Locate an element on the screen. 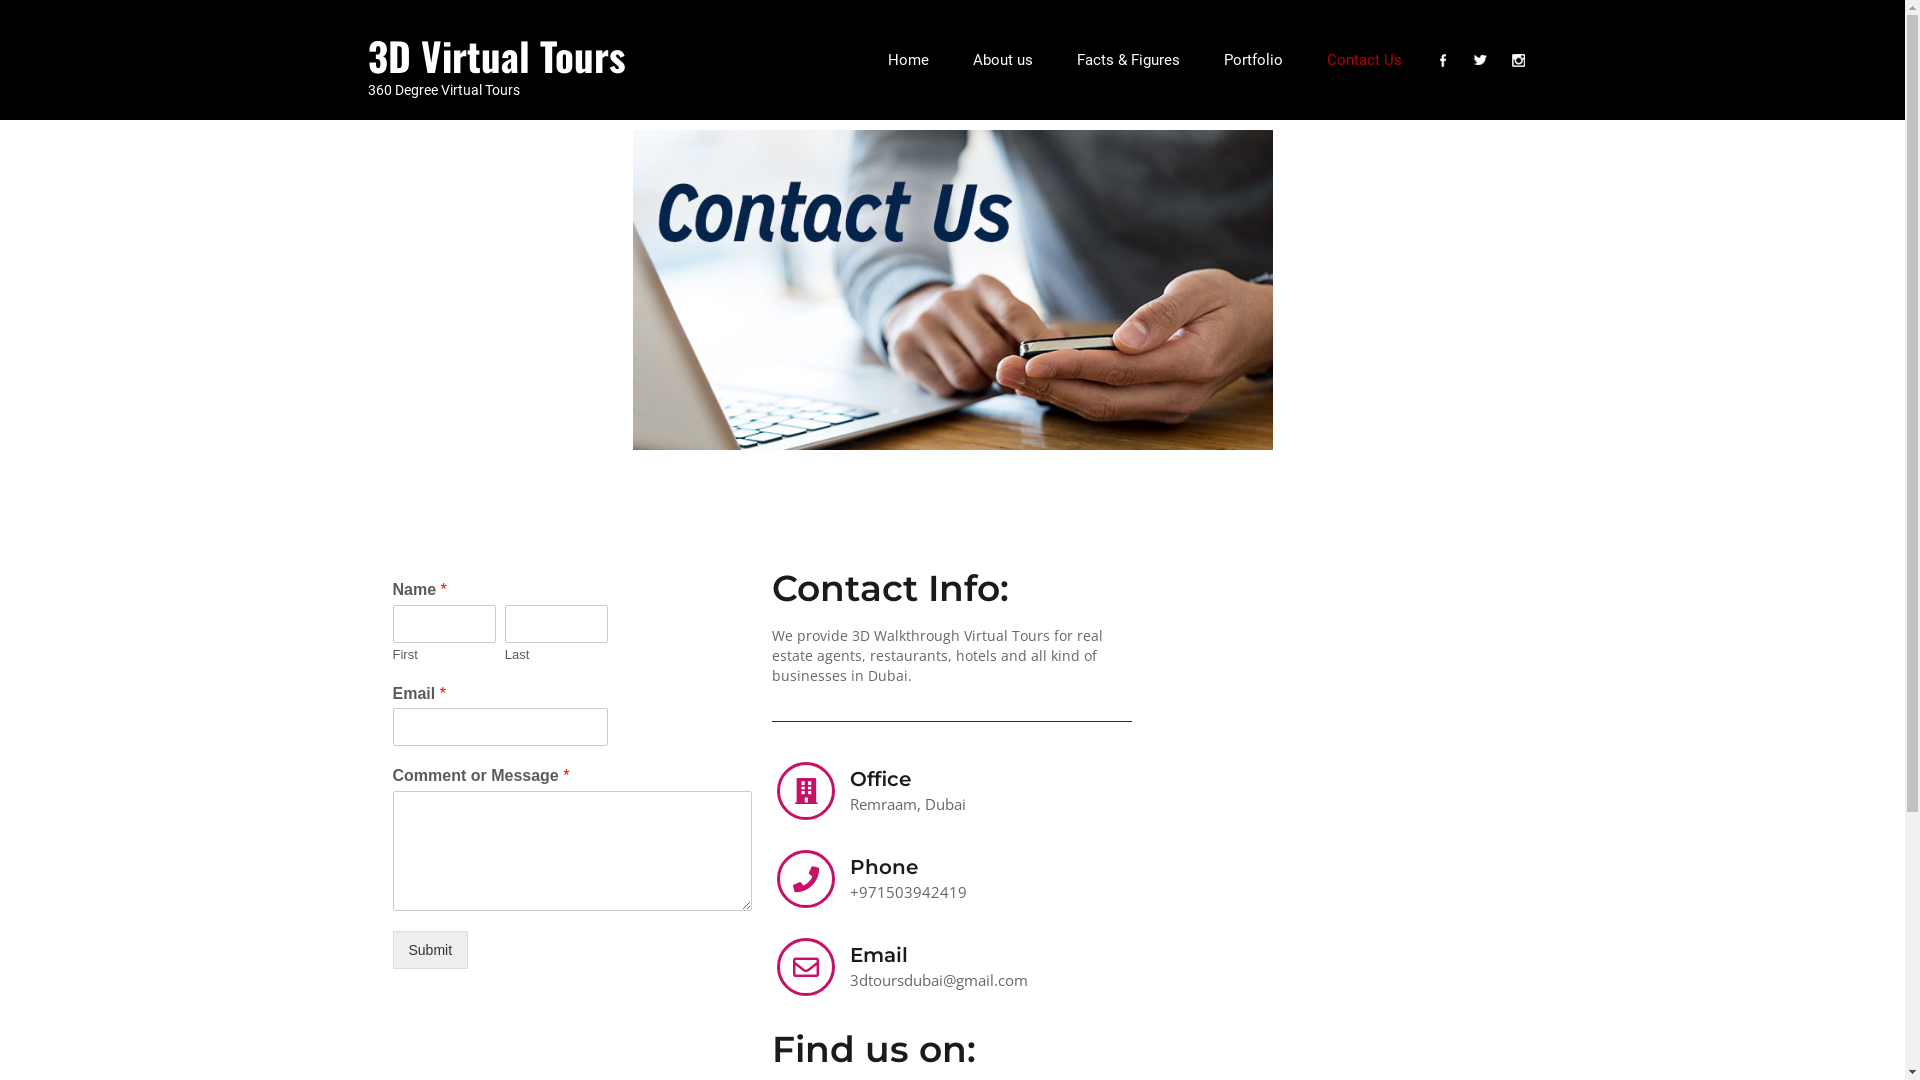 The image size is (1920, 1080). 'Contact Us' is located at coordinates (1362, 59).